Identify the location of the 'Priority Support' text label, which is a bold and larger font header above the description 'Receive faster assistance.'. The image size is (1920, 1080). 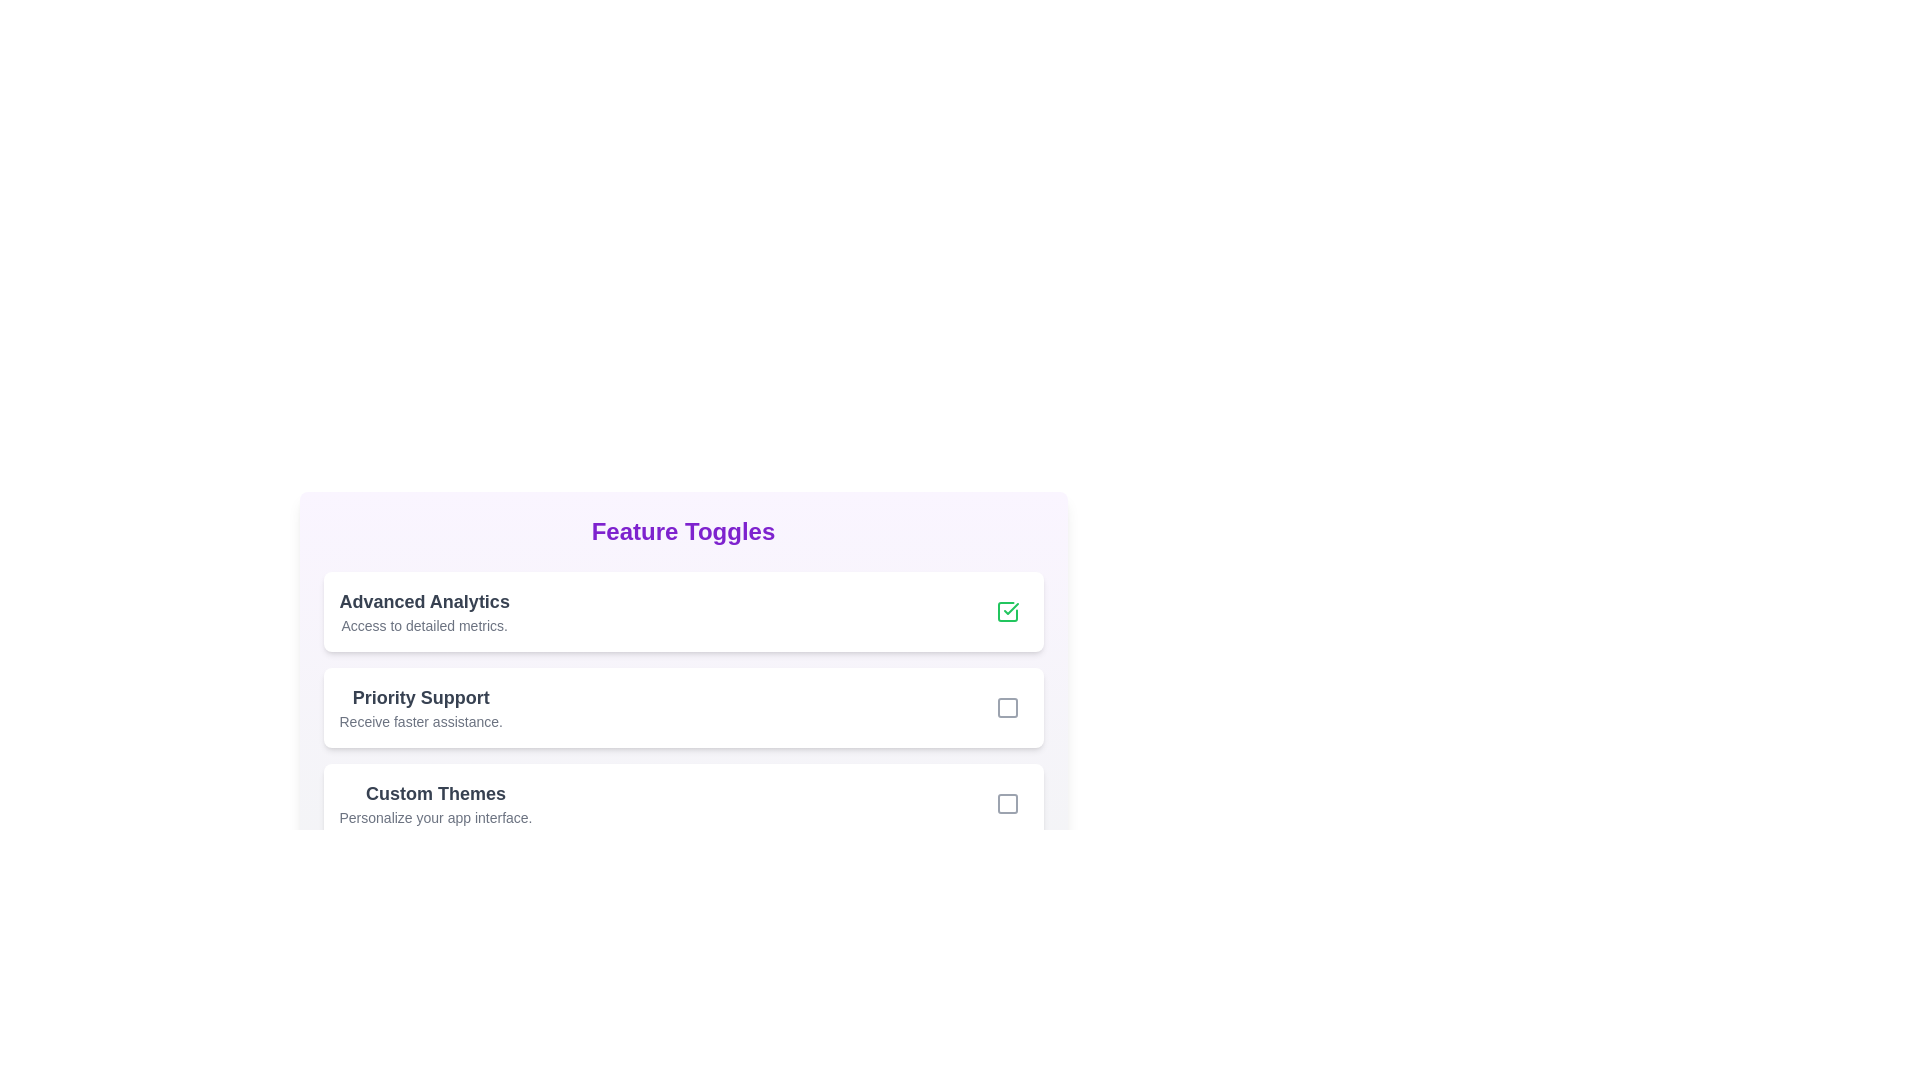
(420, 697).